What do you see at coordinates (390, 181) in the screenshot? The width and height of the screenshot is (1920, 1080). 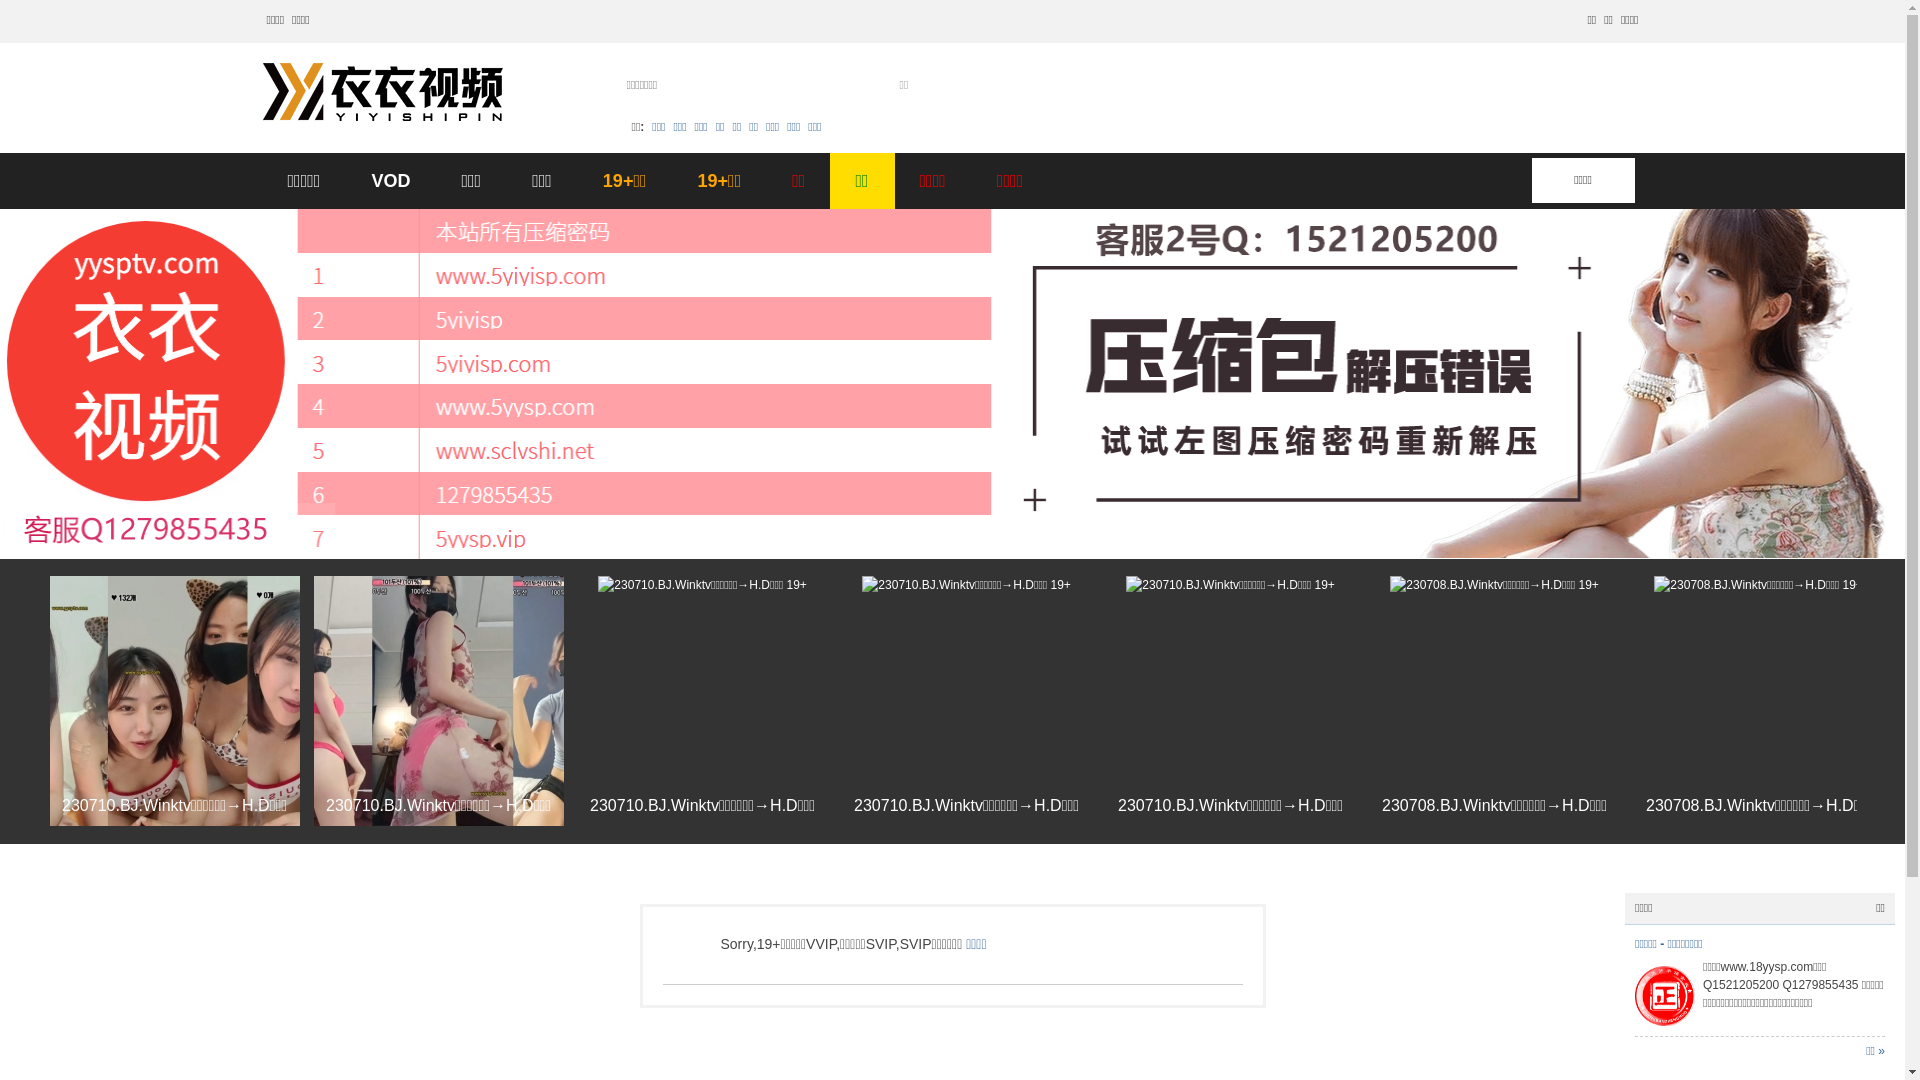 I see `'VOD'` at bounding box center [390, 181].